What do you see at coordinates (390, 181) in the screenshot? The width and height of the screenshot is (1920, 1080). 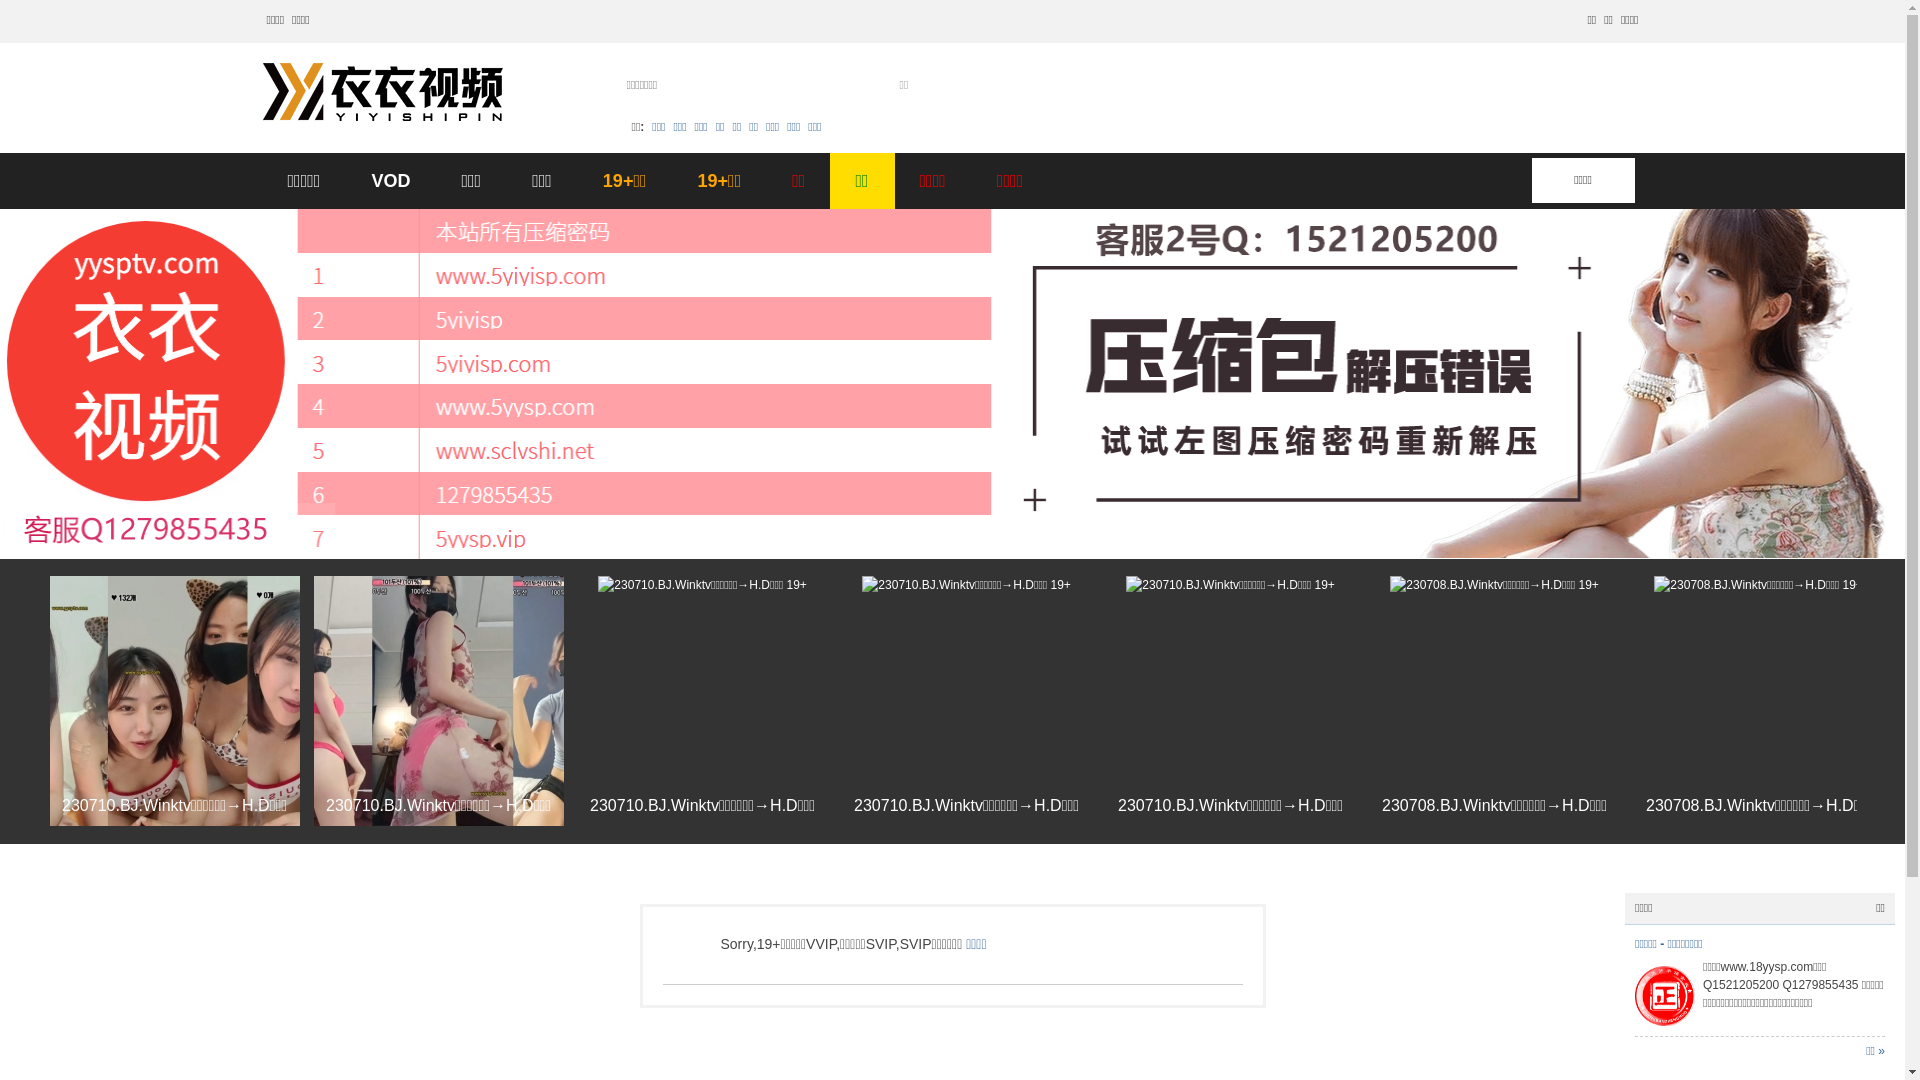 I see `'VOD'` at bounding box center [390, 181].